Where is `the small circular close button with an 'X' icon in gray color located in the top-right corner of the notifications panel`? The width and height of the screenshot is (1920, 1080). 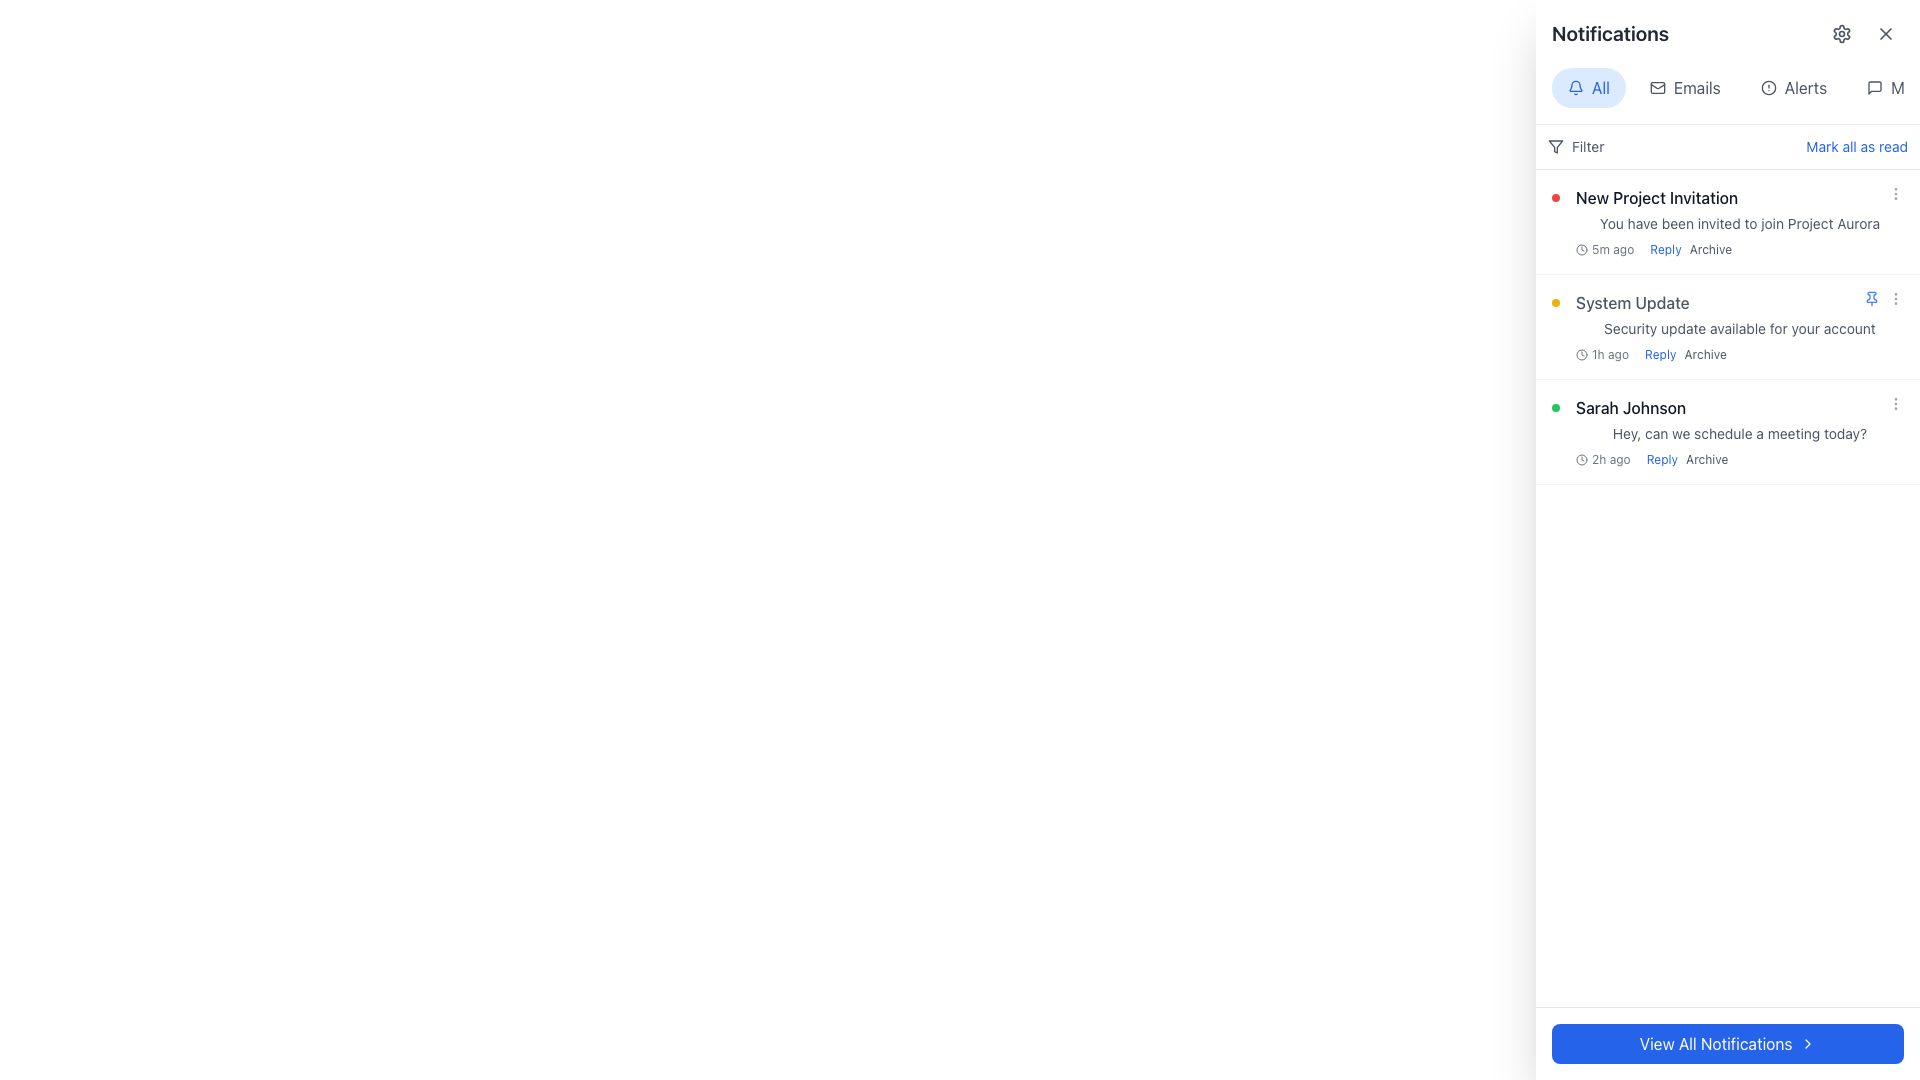 the small circular close button with an 'X' icon in gray color located in the top-right corner of the notifications panel is located at coordinates (1885, 34).